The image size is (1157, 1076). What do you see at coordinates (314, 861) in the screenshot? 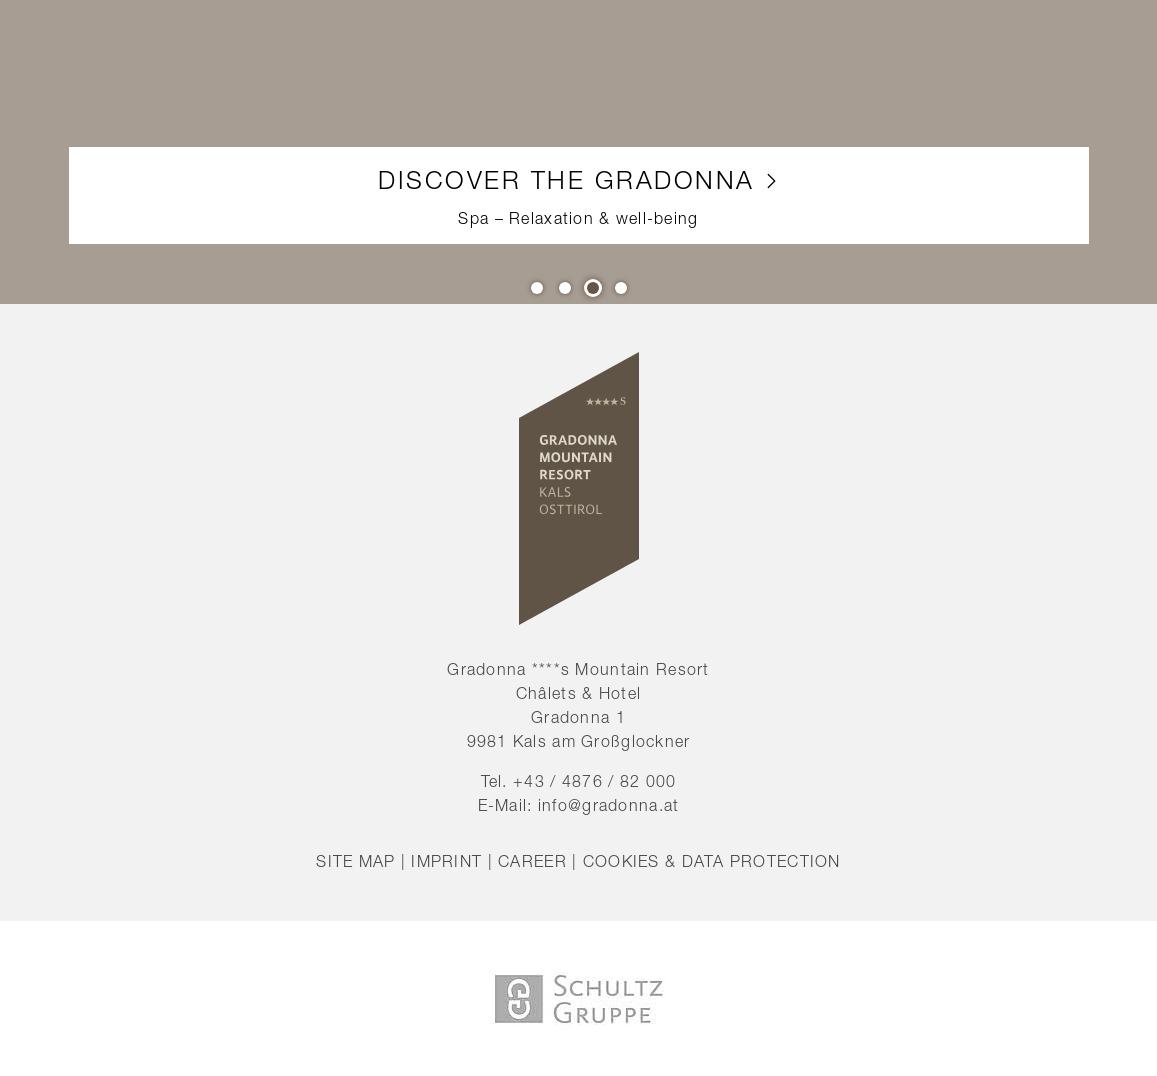
I see `'Site map'` at bounding box center [314, 861].